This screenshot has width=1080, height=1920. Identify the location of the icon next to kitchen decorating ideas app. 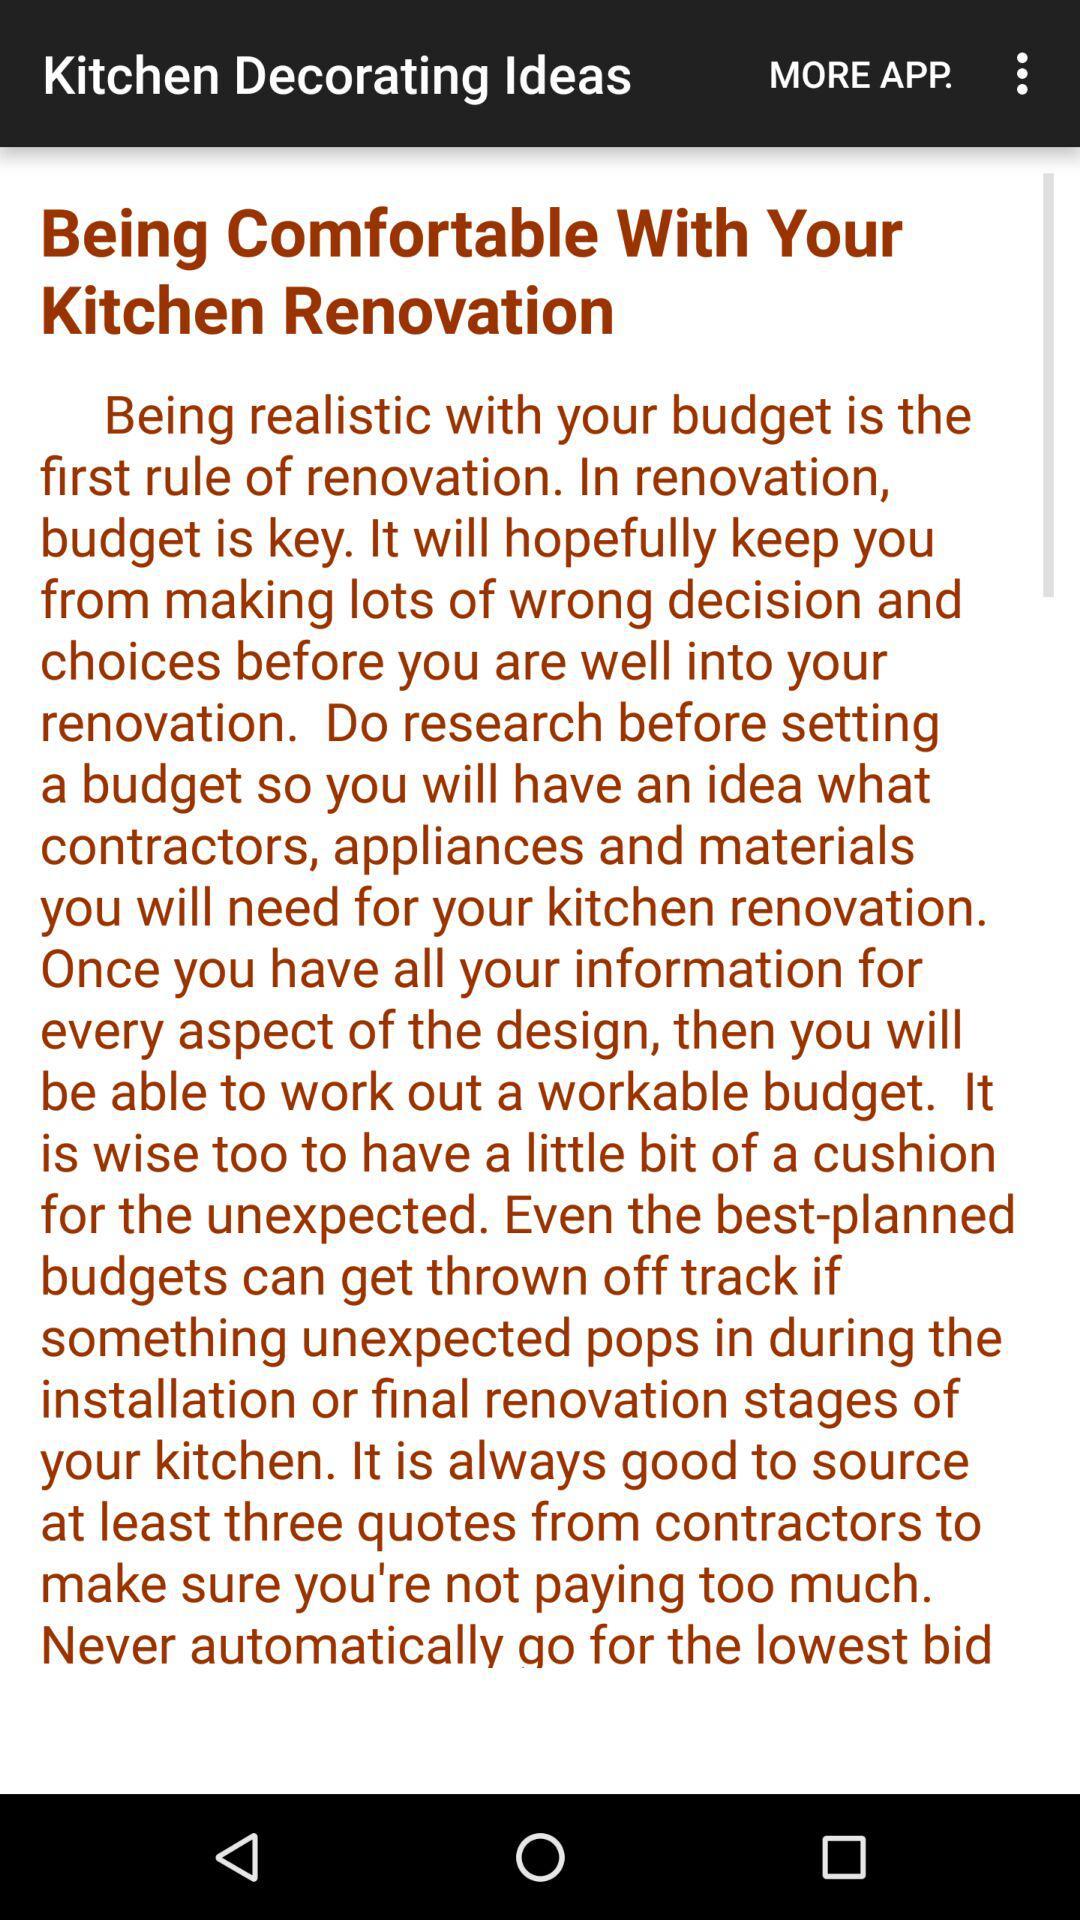
(860, 73).